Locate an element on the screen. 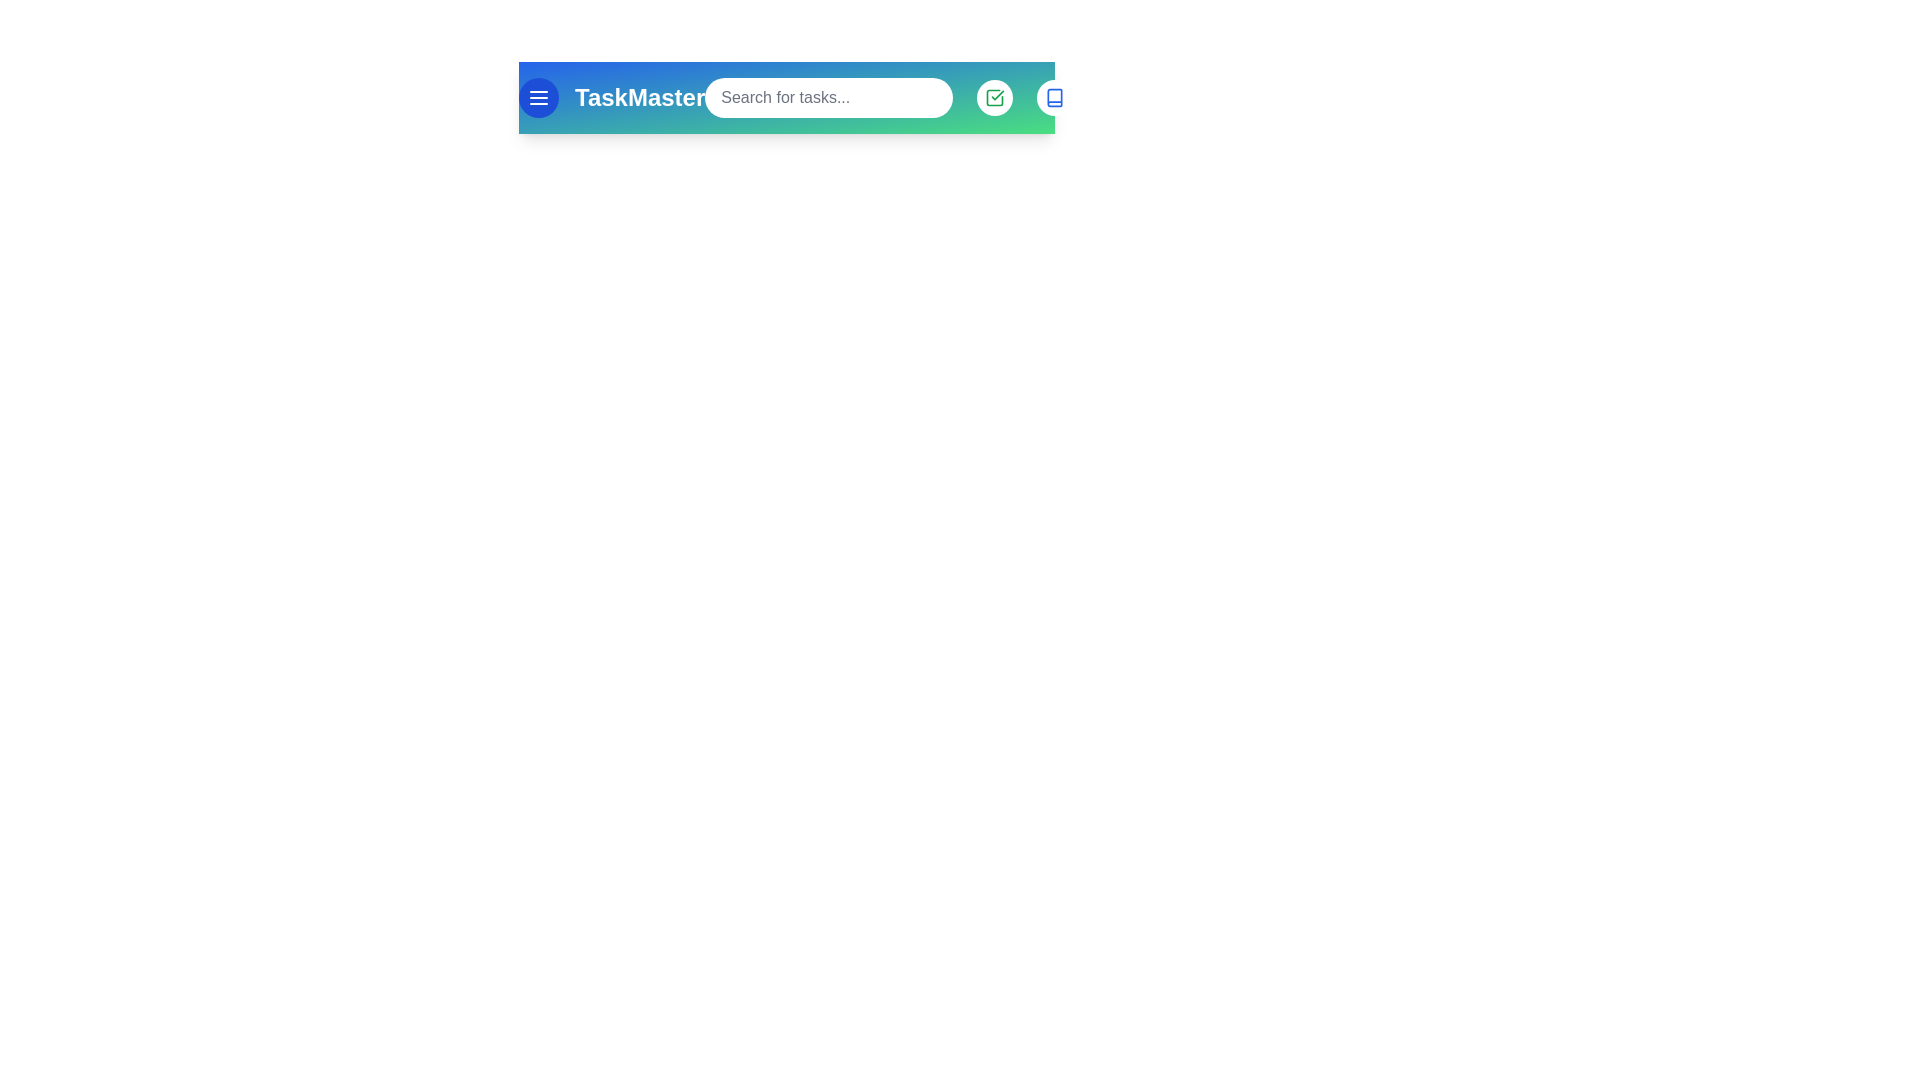  the search text field and enter the desired text to search for tasks is located at coordinates (829, 97).